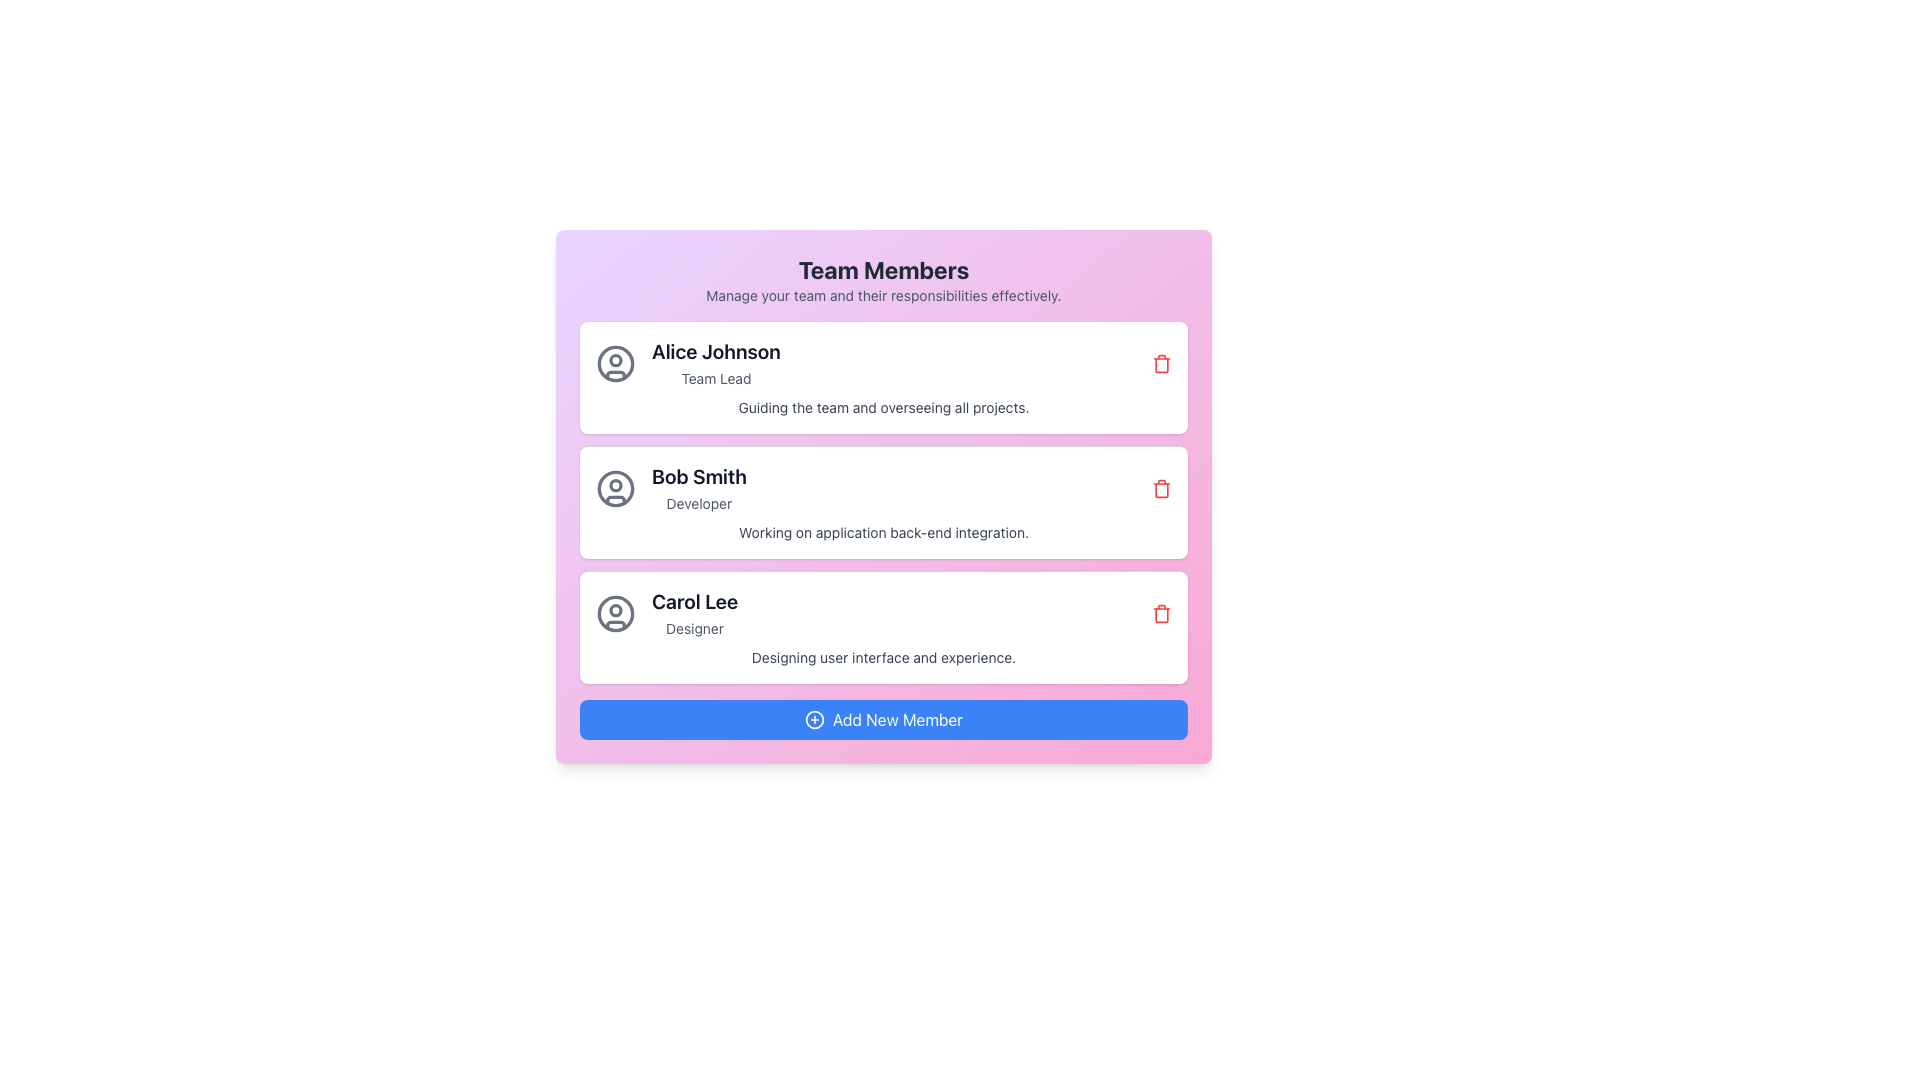 The image size is (1920, 1080). What do you see at coordinates (614, 363) in the screenshot?
I see `the decorative circular vector graphic element inside the user profile icon of the first list item corresponding to team member 'Alice Johnson'` at bounding box center [614, 363].